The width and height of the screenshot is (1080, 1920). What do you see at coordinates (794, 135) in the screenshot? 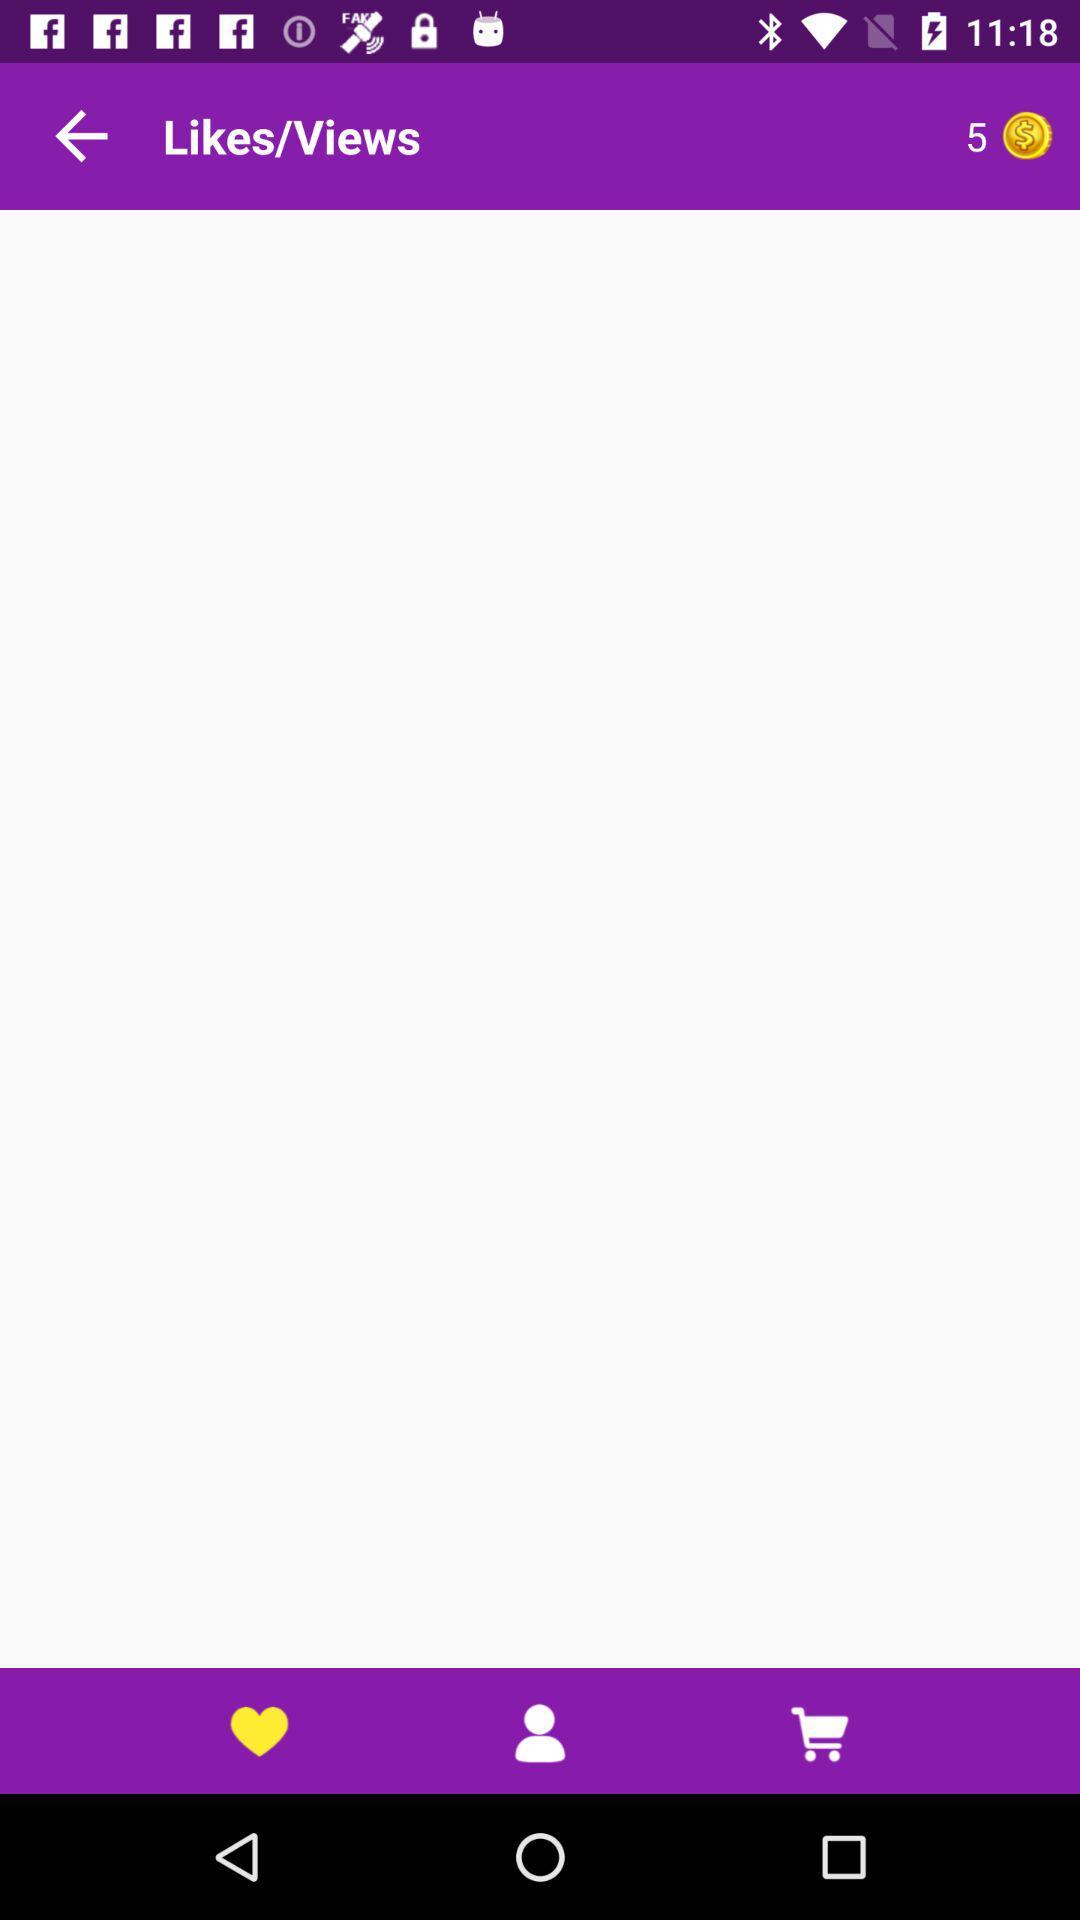
I see `the item next to likes/views icon` at bounding box center [794, 135].